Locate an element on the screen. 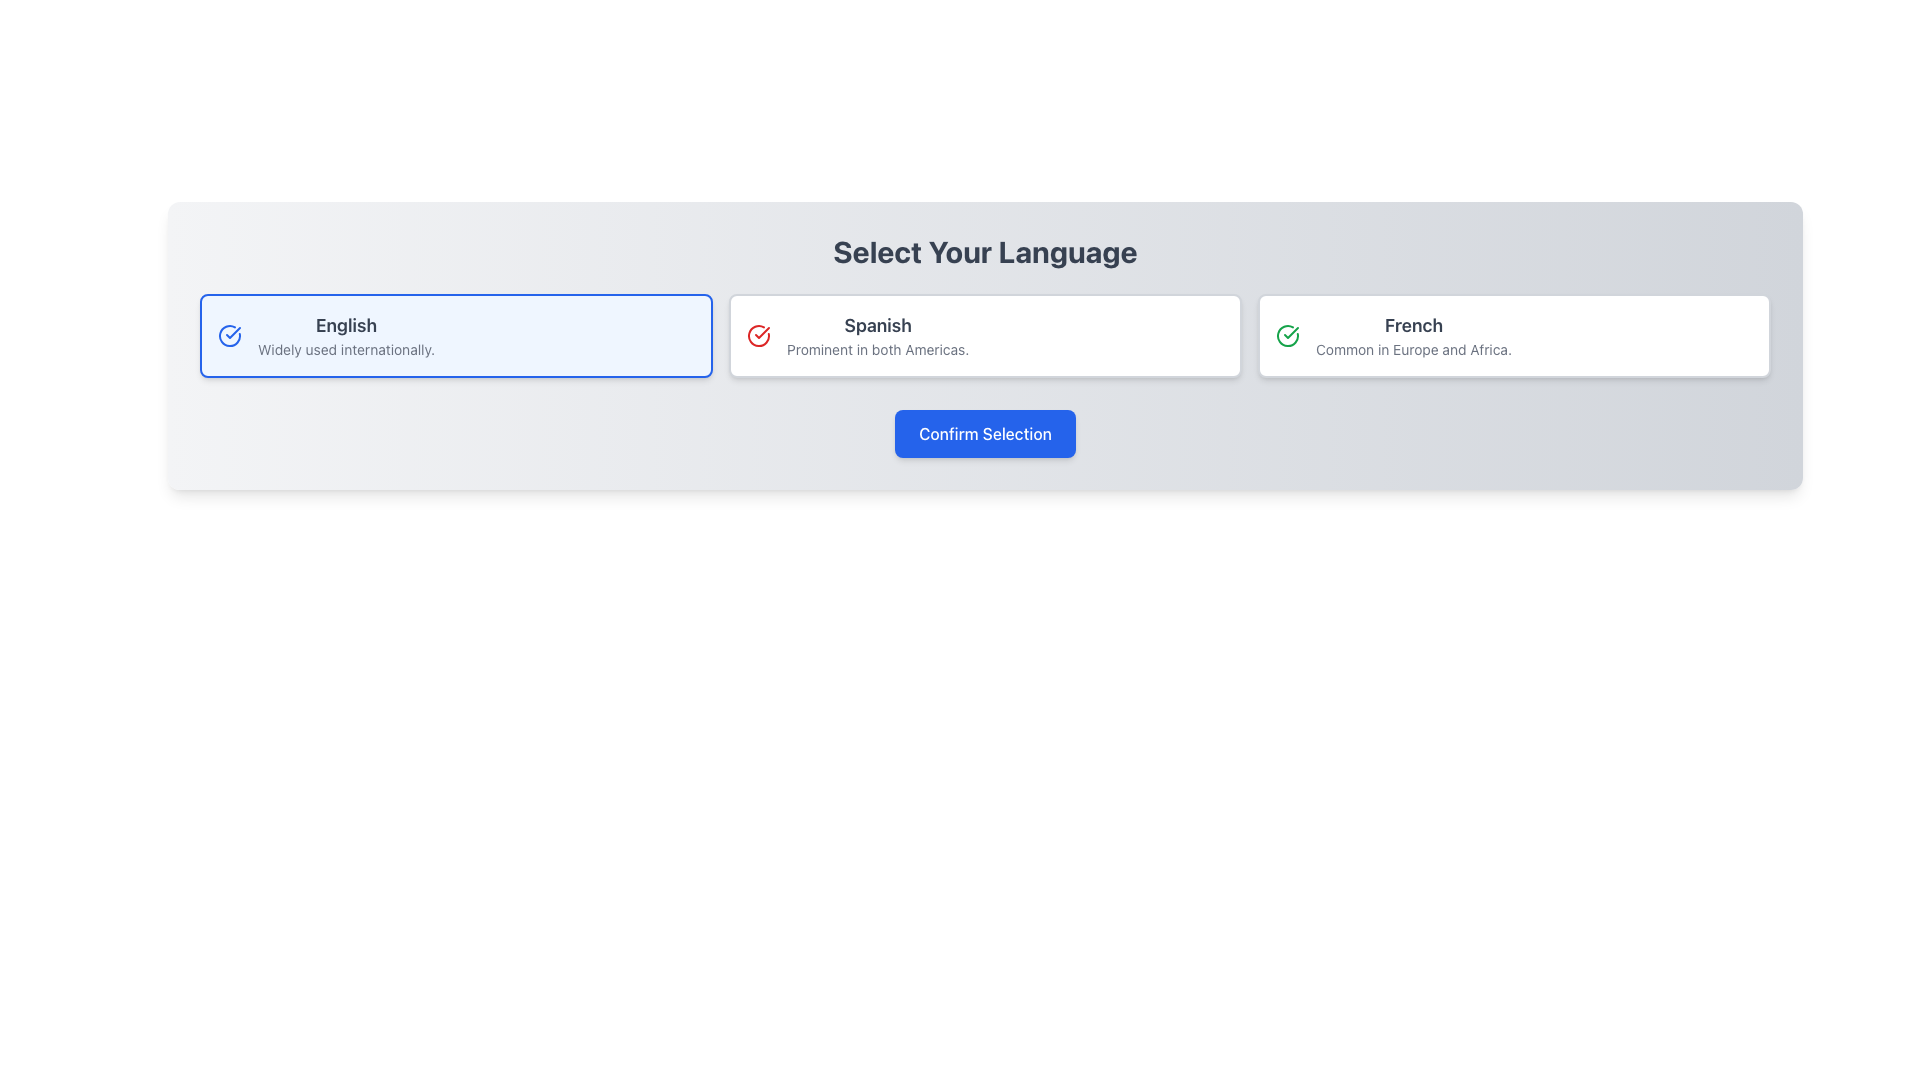  the text label component indicating the language option 'English', which is located at the top of the language selection card on the left side of the interface is located at coordinates (346, 325).